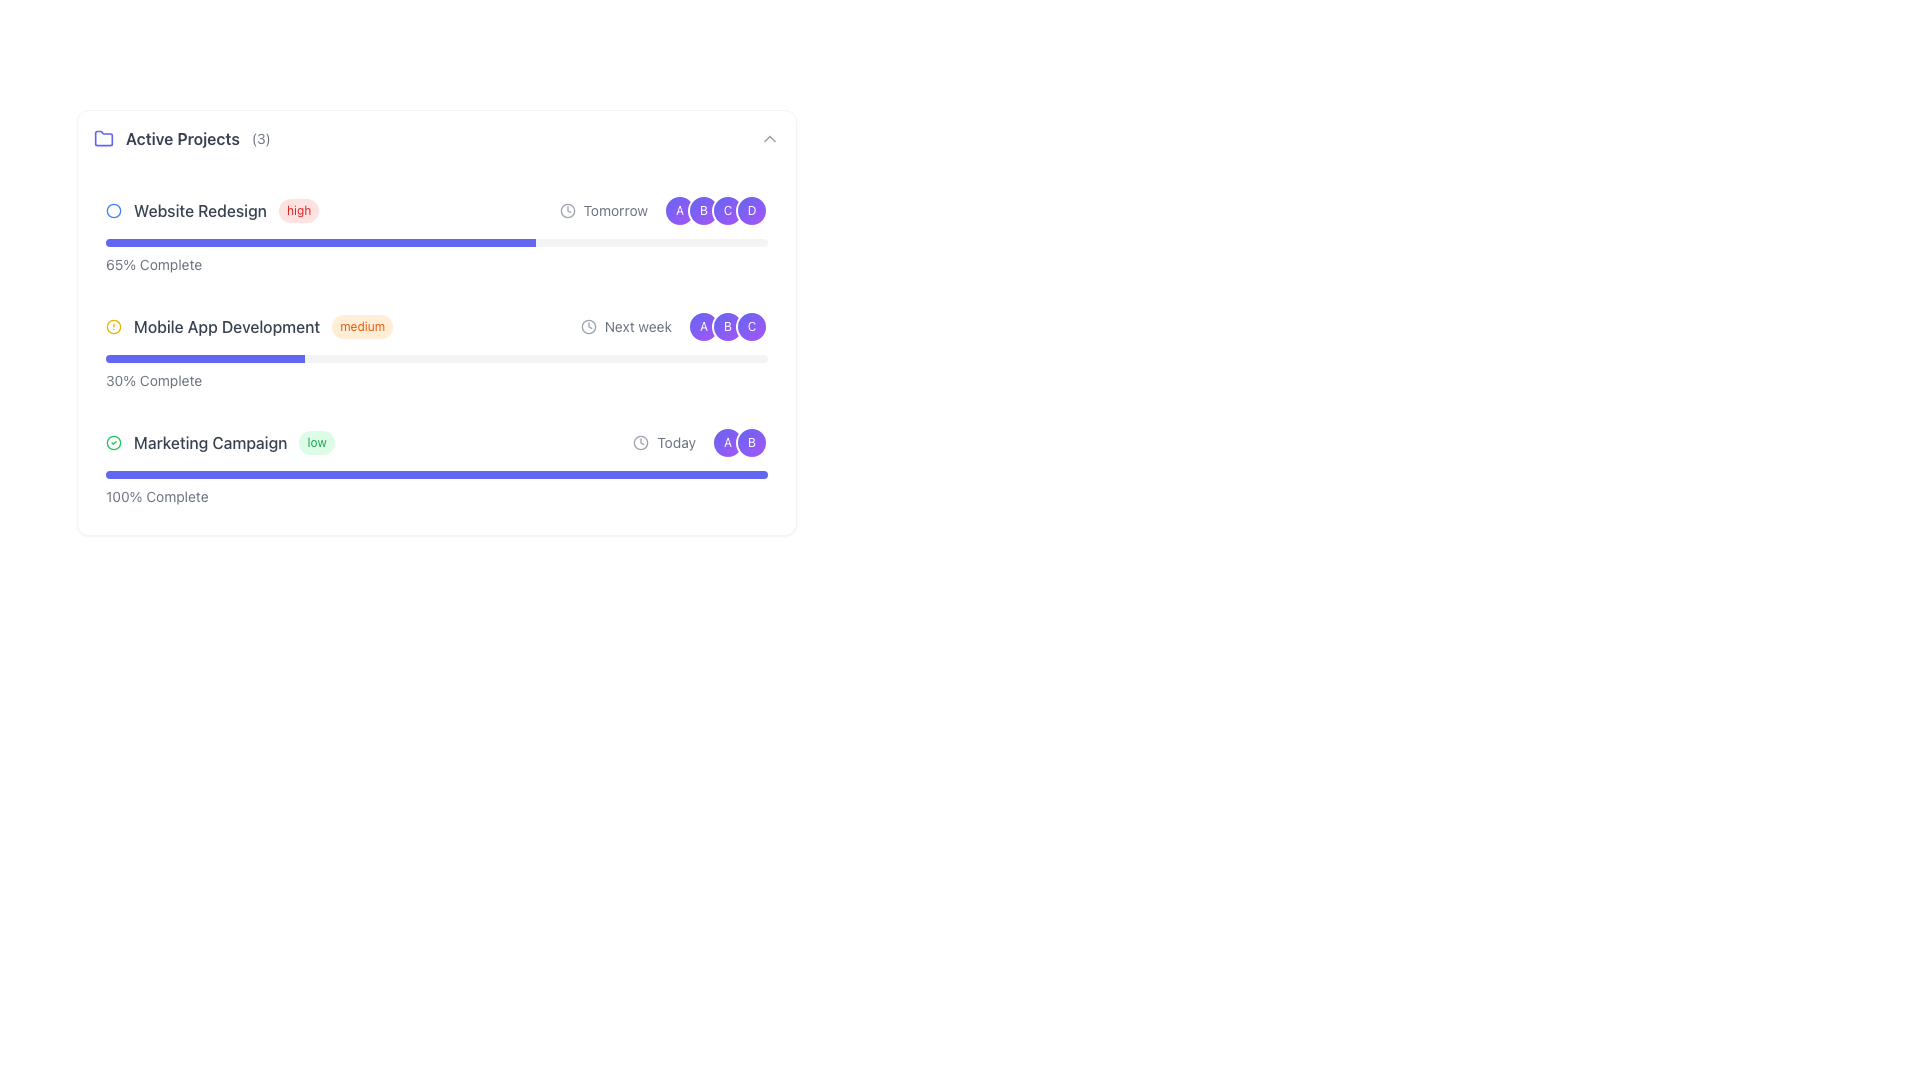  I want to click on the text label displaying 'Mobile App Development', which is the second label in the vertical list of project entries under 'Active Projects (3)', so click(227, 326).